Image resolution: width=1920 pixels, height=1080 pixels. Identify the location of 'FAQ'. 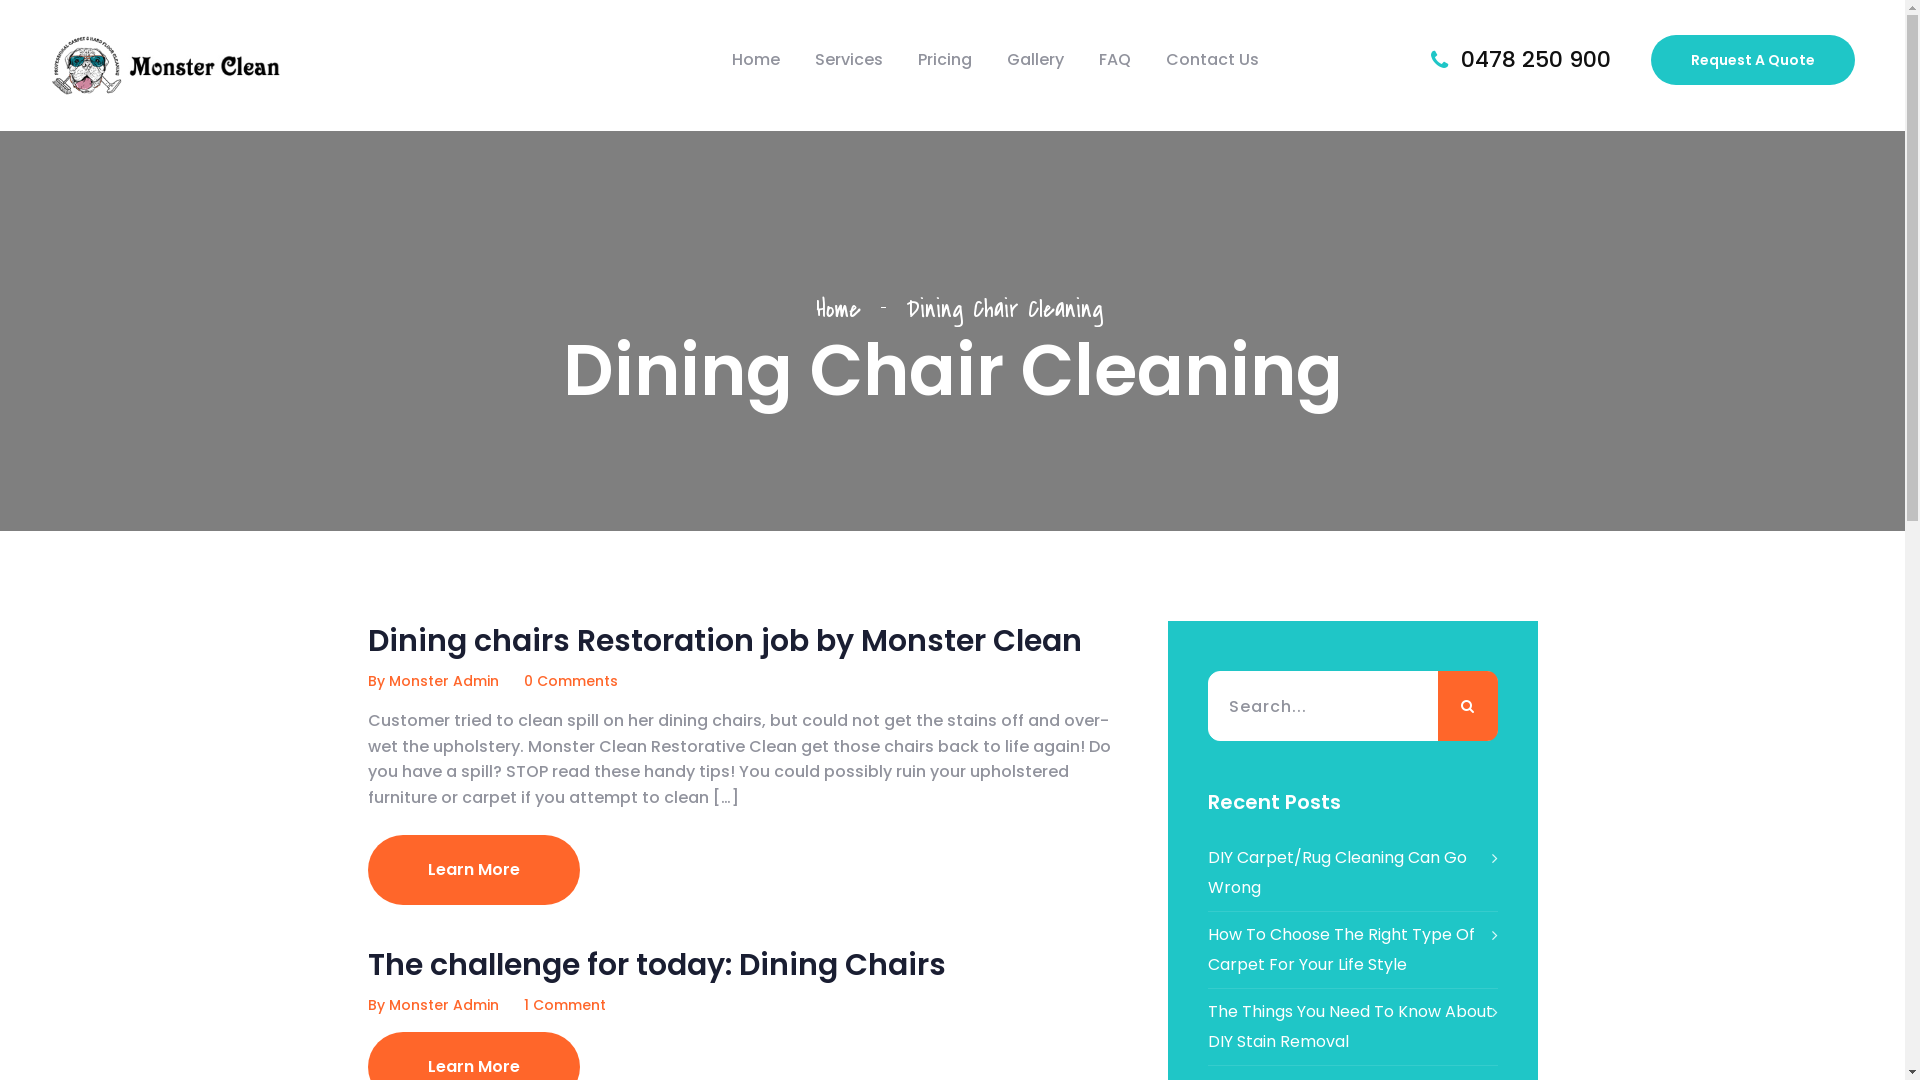
(1113, 59).